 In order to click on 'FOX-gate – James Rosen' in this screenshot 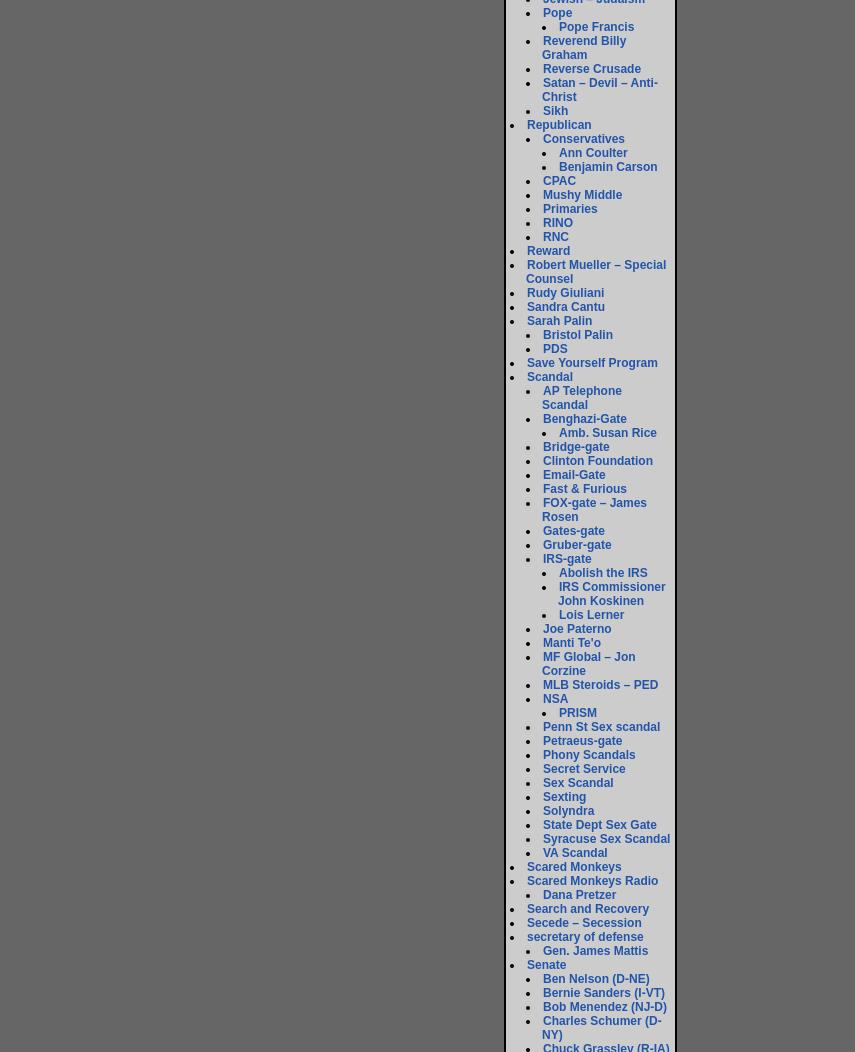, I will do `click(541, 509)`.